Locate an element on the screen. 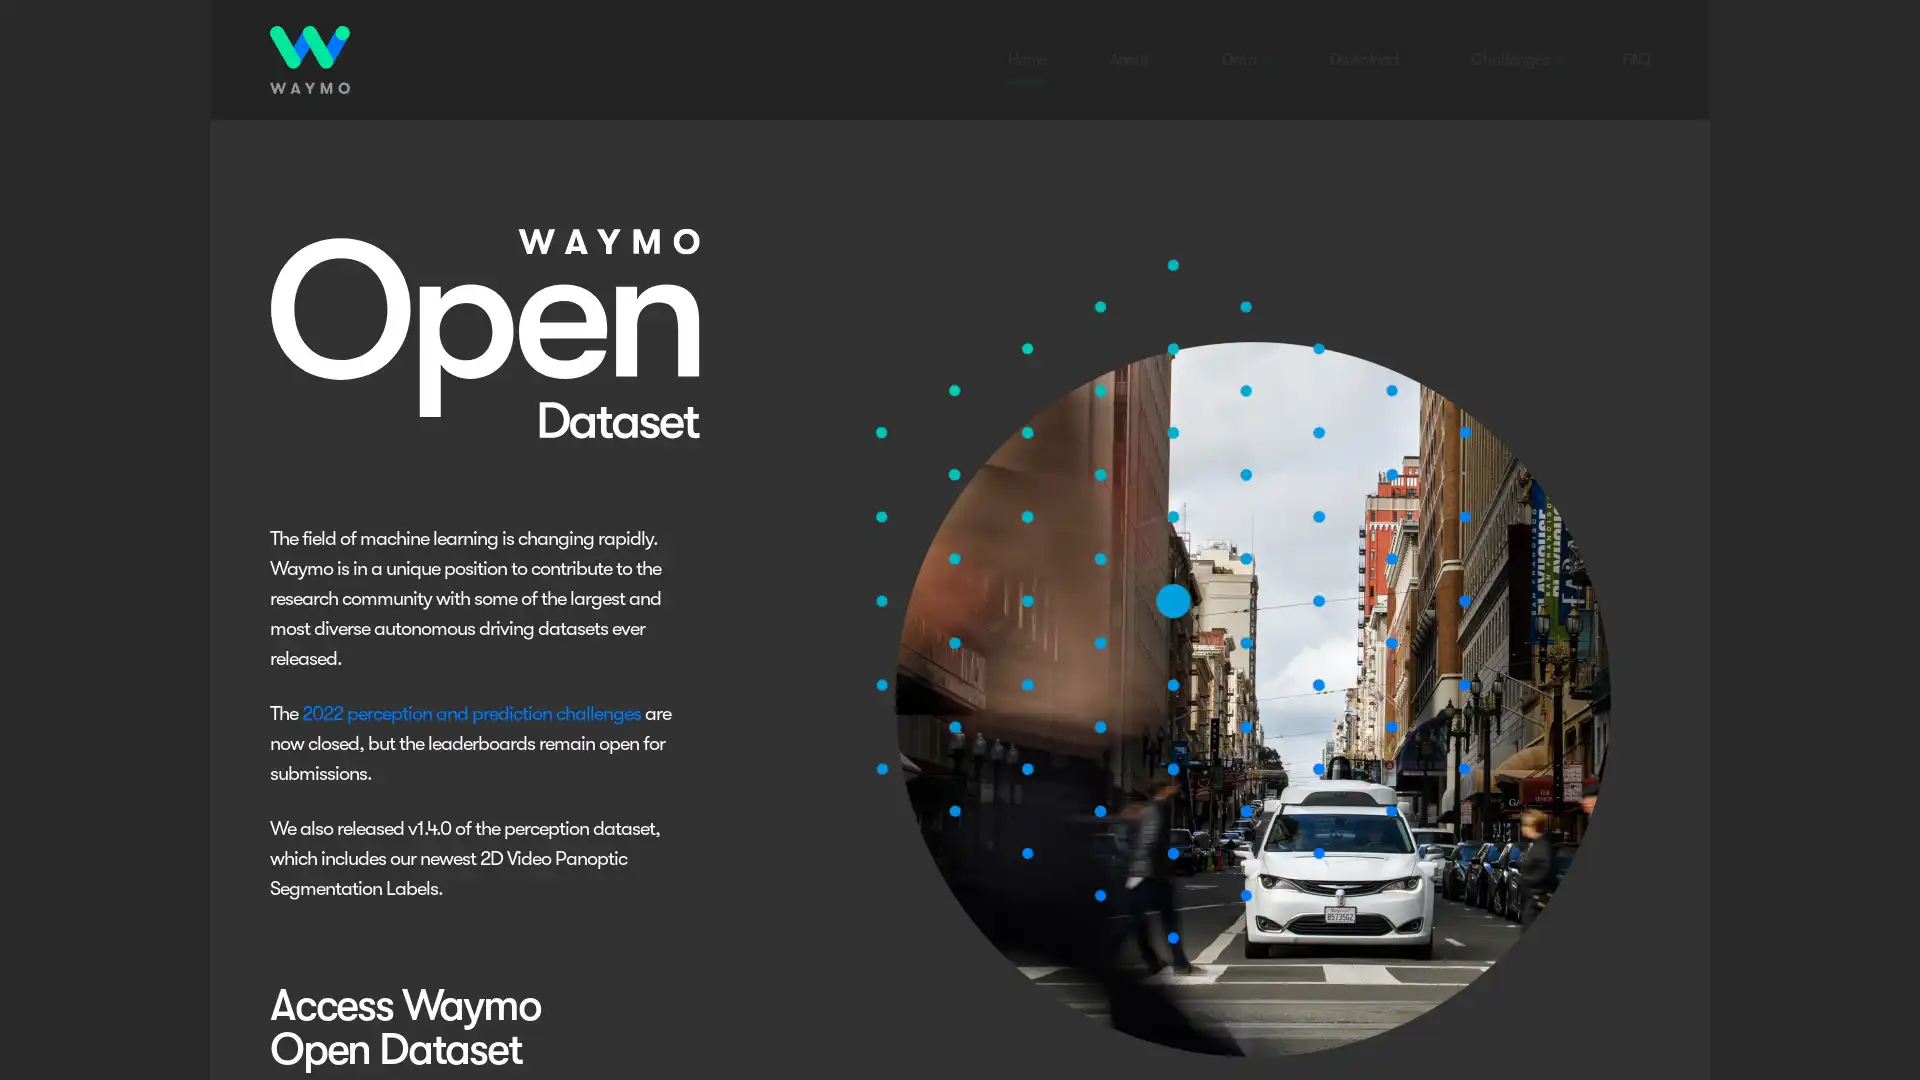 Image resolution: width=1920 pixels, height=1080 pixels. Past Challenges based on Motion Dataset is located at coordinates (1540, 586).